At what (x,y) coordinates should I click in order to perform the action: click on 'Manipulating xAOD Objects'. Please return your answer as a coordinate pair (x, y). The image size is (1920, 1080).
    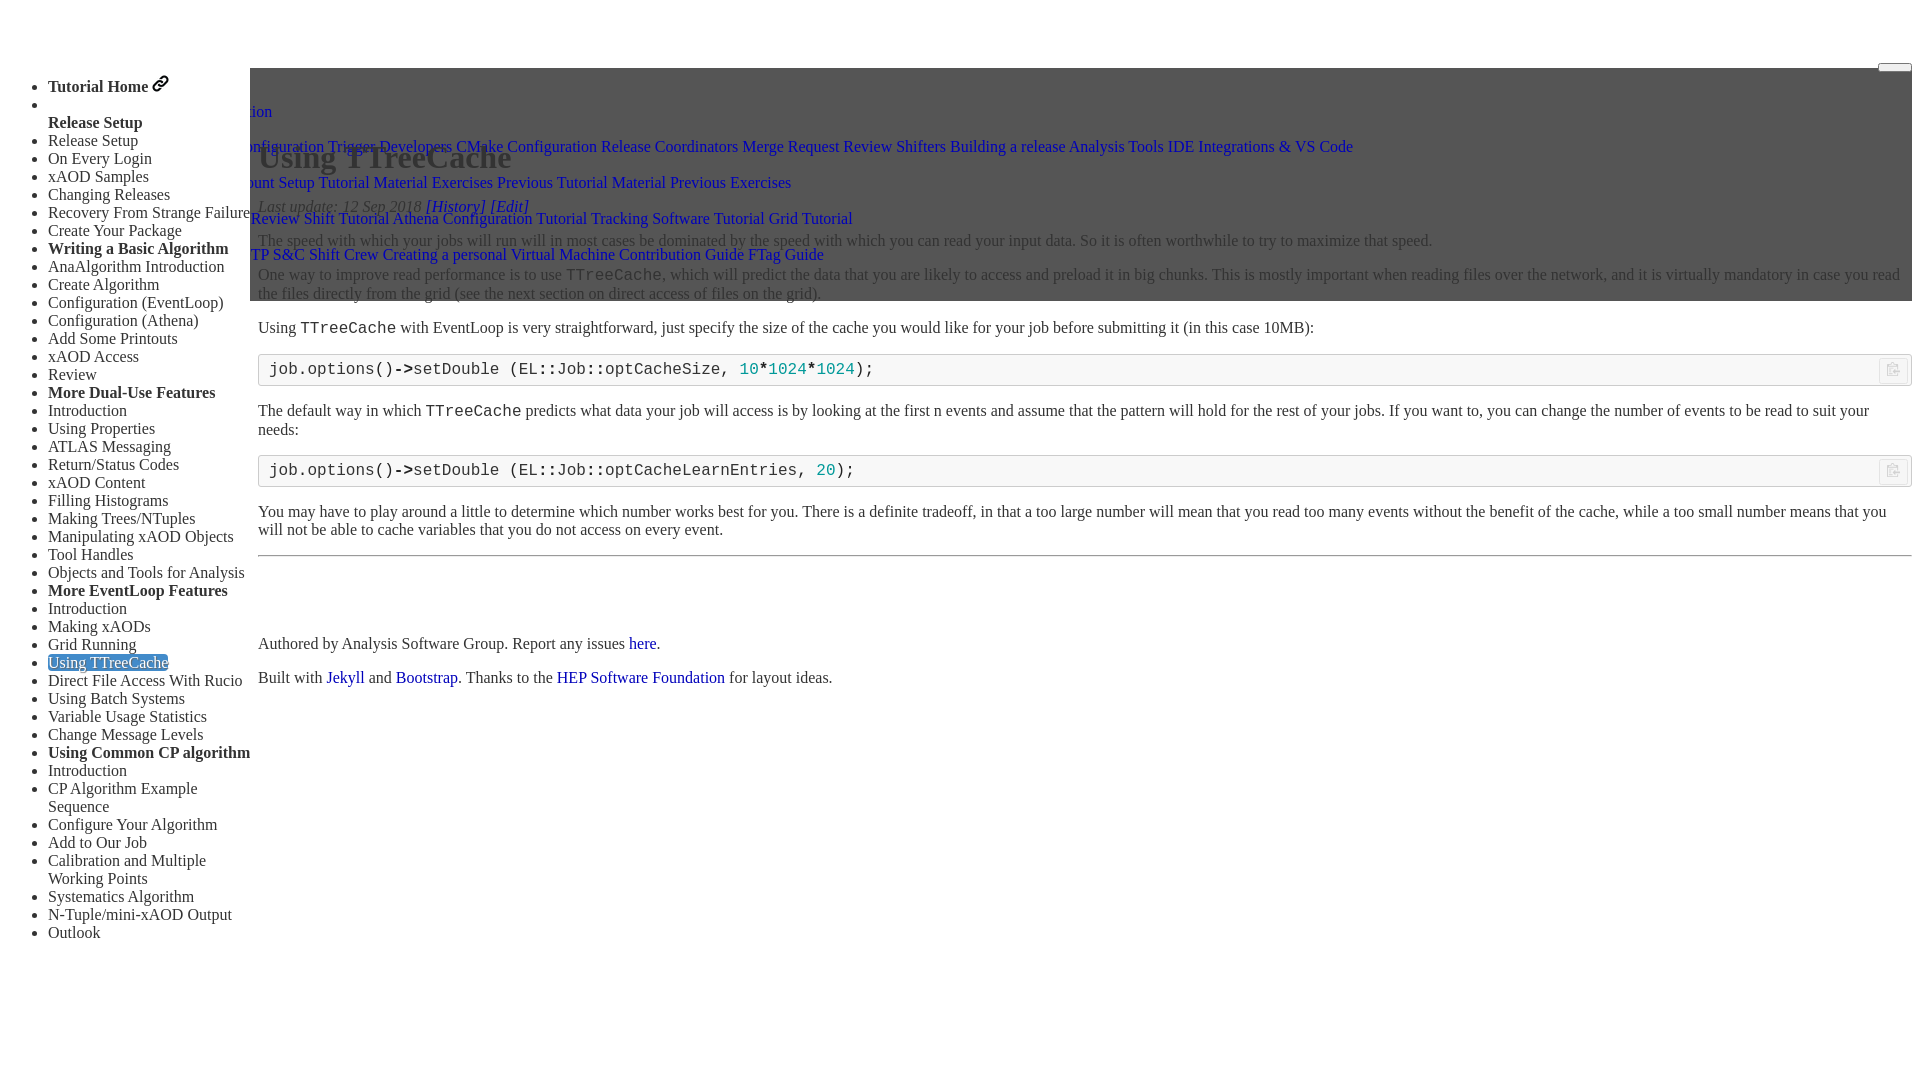
    Looking at the image, I should click on (139, 535).